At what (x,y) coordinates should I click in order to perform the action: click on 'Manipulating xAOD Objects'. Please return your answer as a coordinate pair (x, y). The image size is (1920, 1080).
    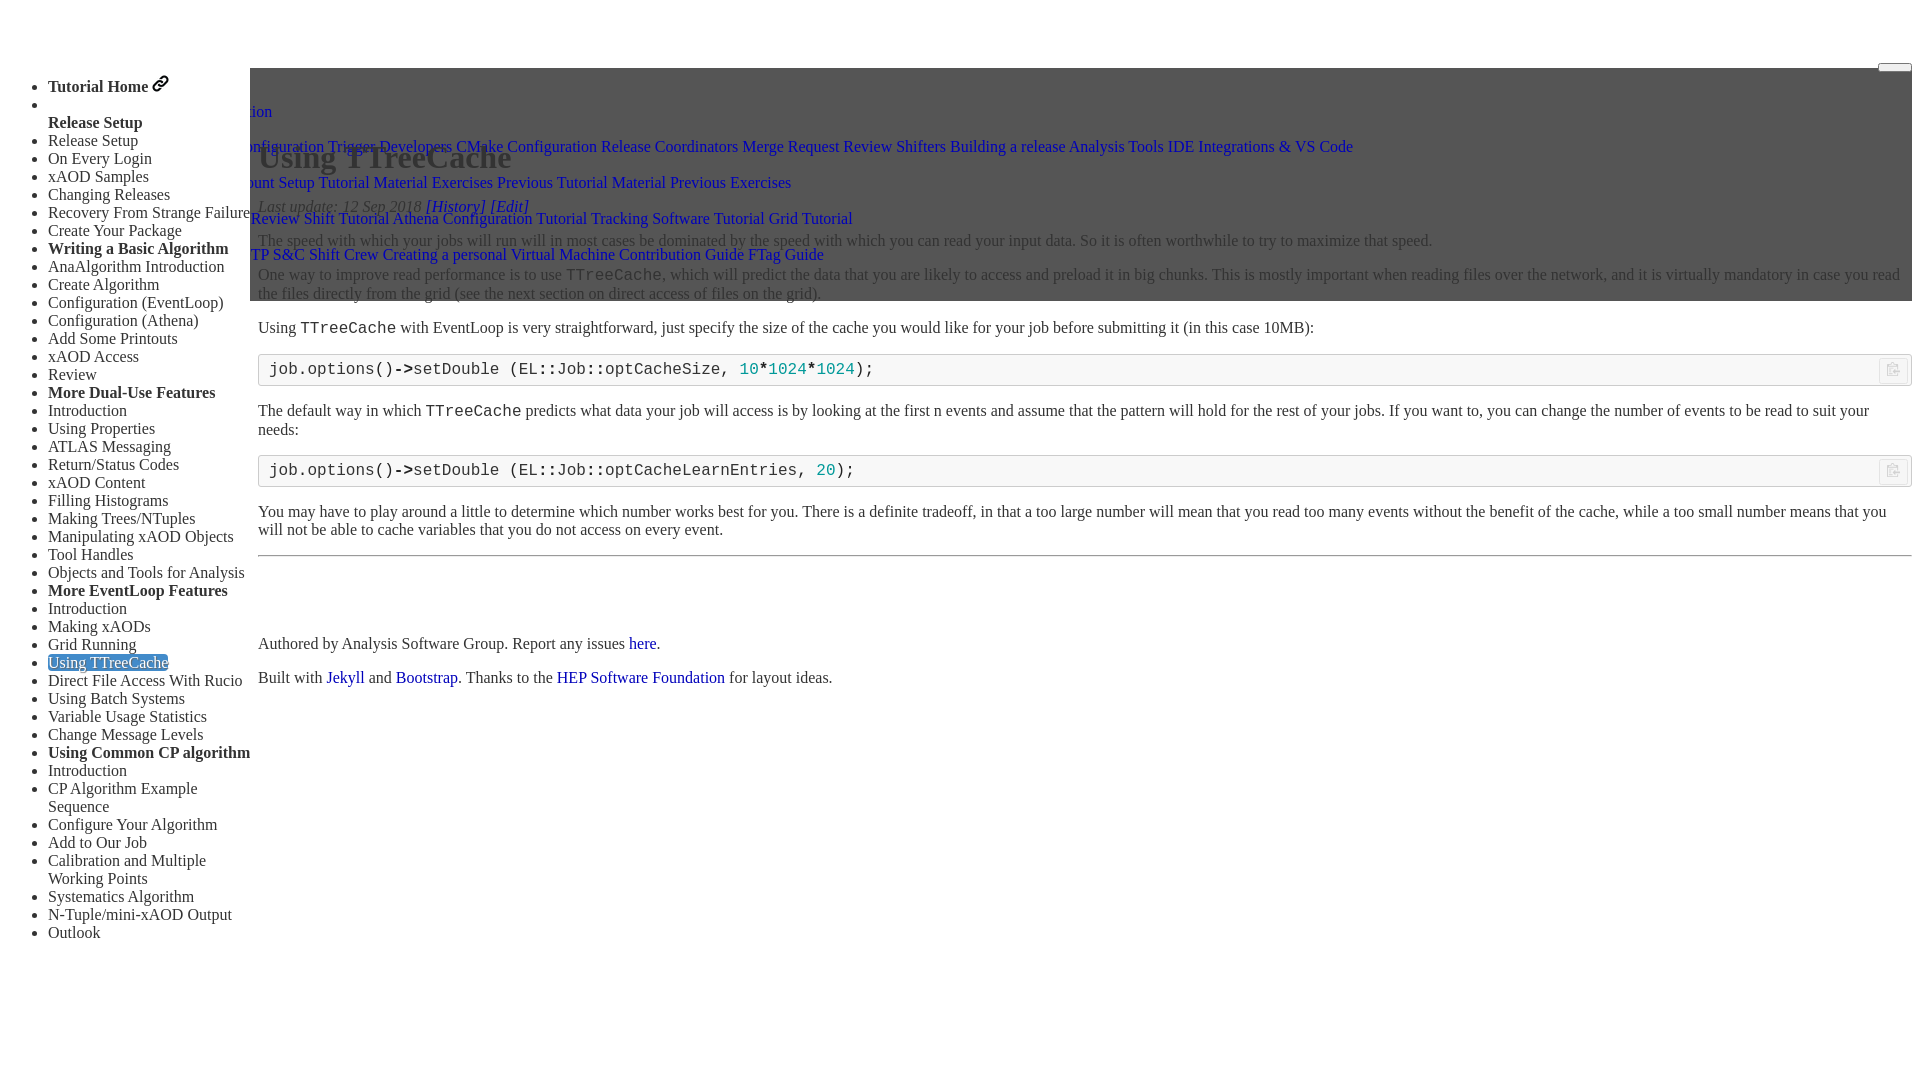
    Looking at the image, I should click on (139, 535).